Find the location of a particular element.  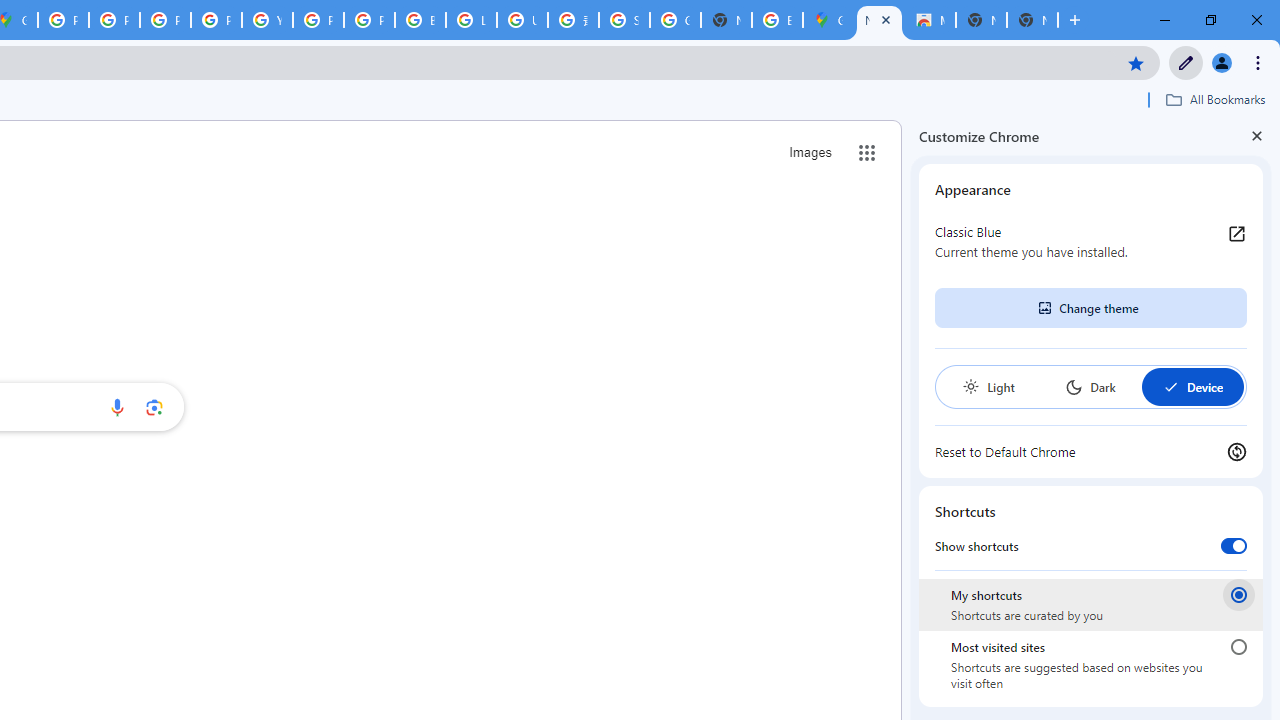

'All Bookmarks' is located at coordinates (1214, 99).